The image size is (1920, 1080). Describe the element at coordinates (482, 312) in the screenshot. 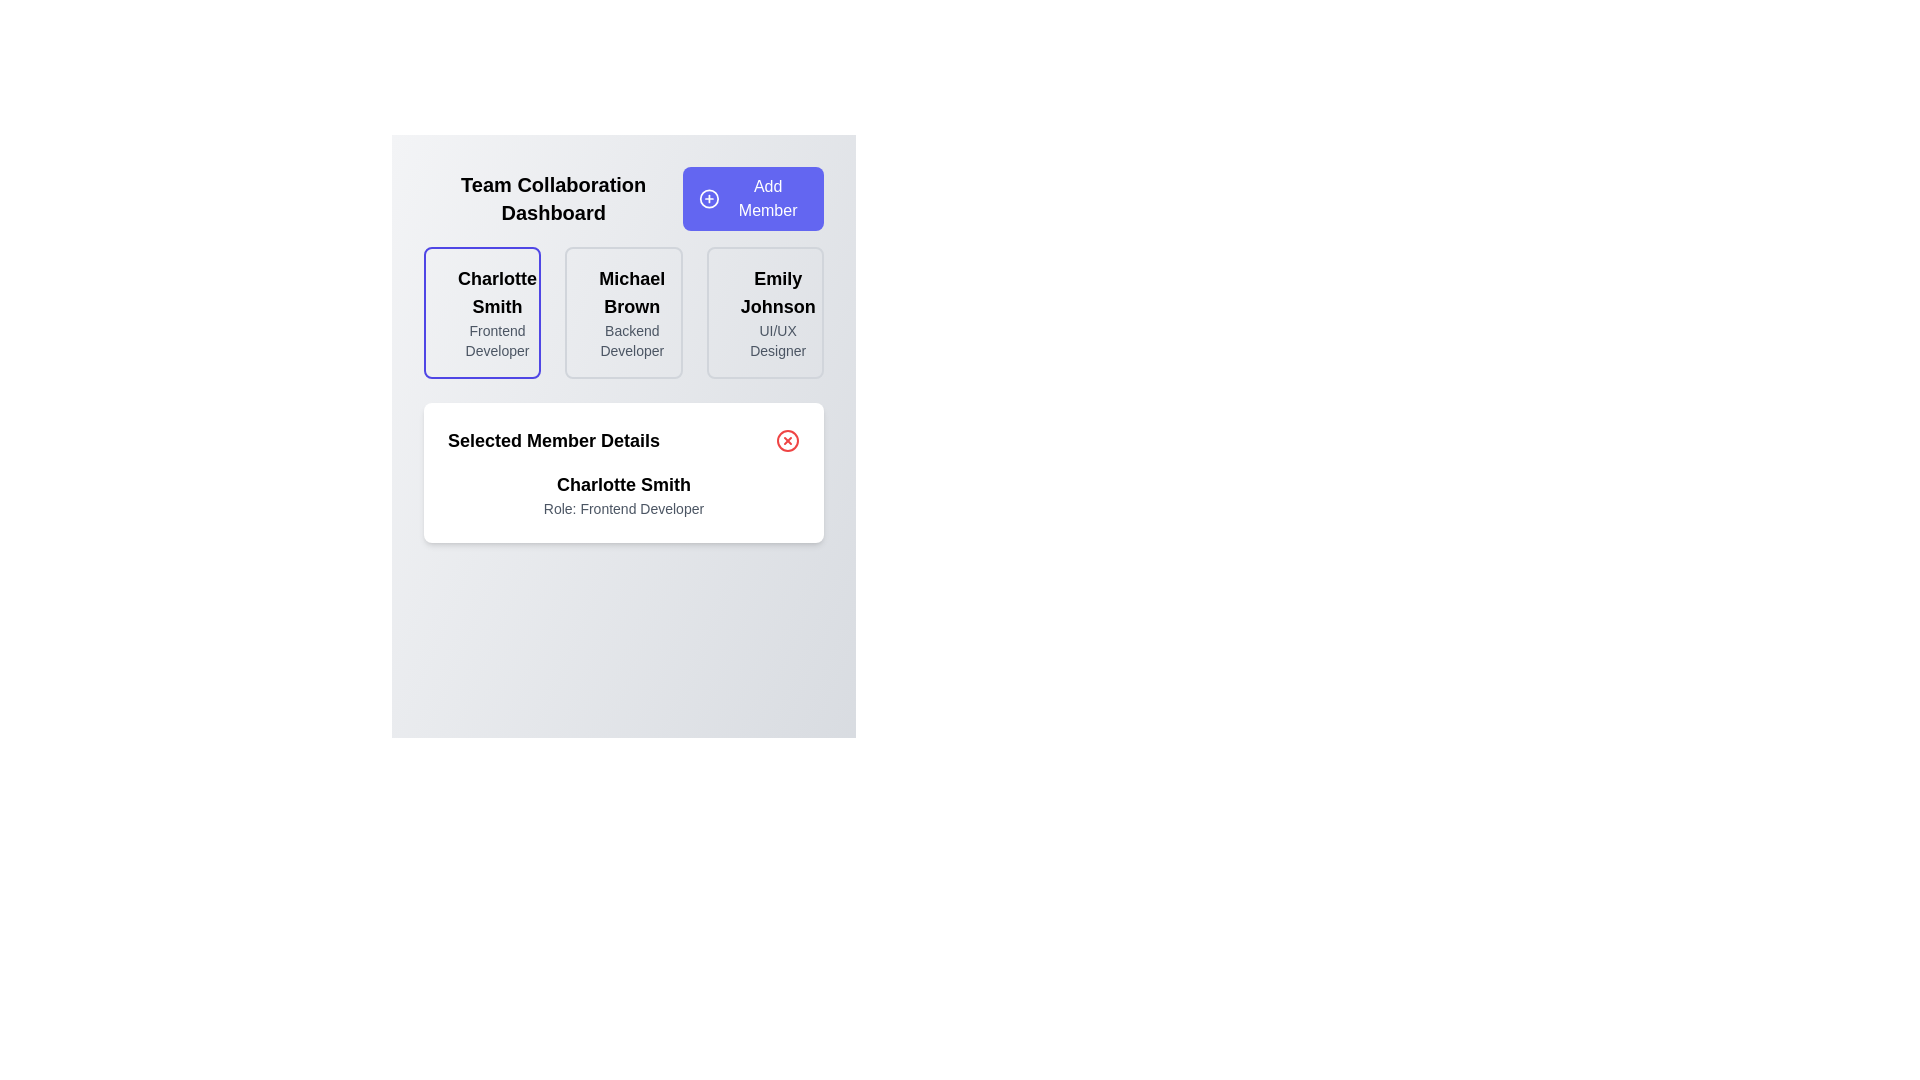

I see `the name 'Charlotte Smith' in the Text Display Component` at that location.